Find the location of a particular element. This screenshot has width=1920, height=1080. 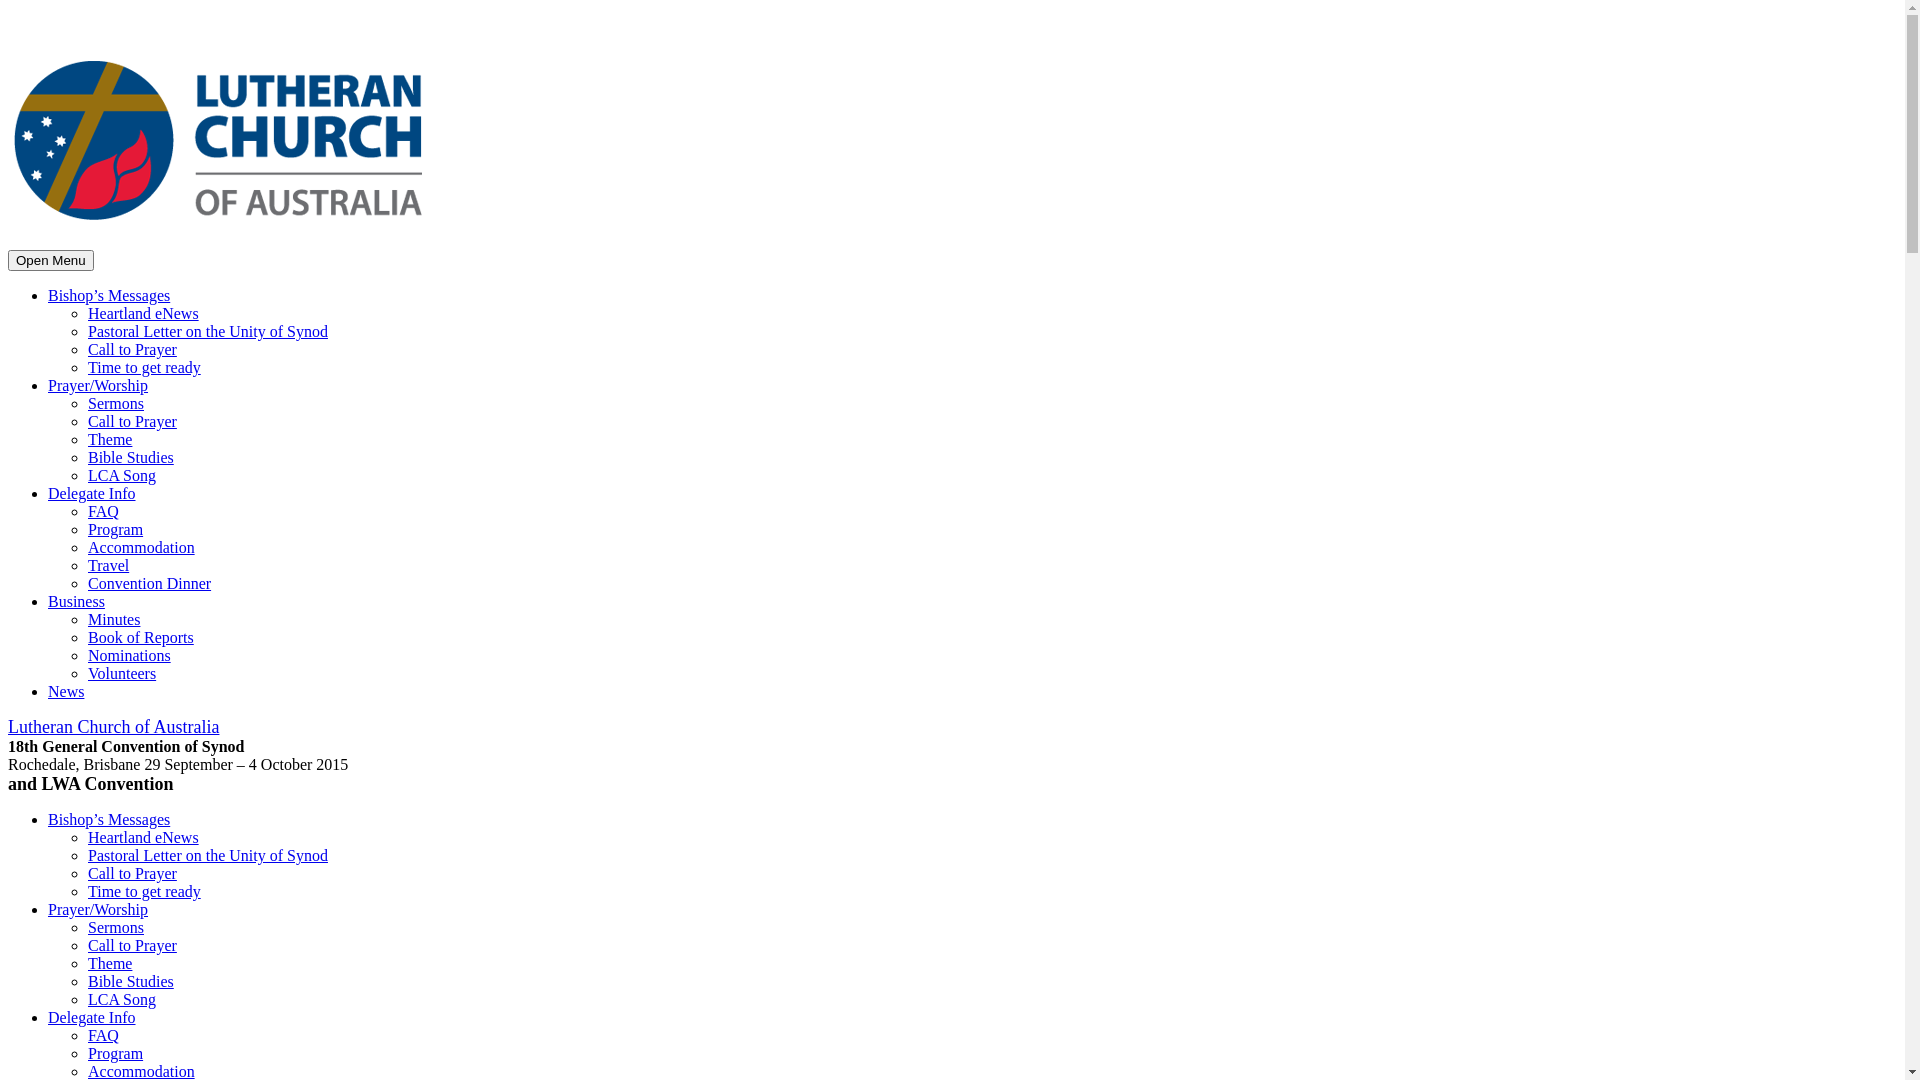

'Lutheran Church of Australia' is located at coordinates (112, 727).